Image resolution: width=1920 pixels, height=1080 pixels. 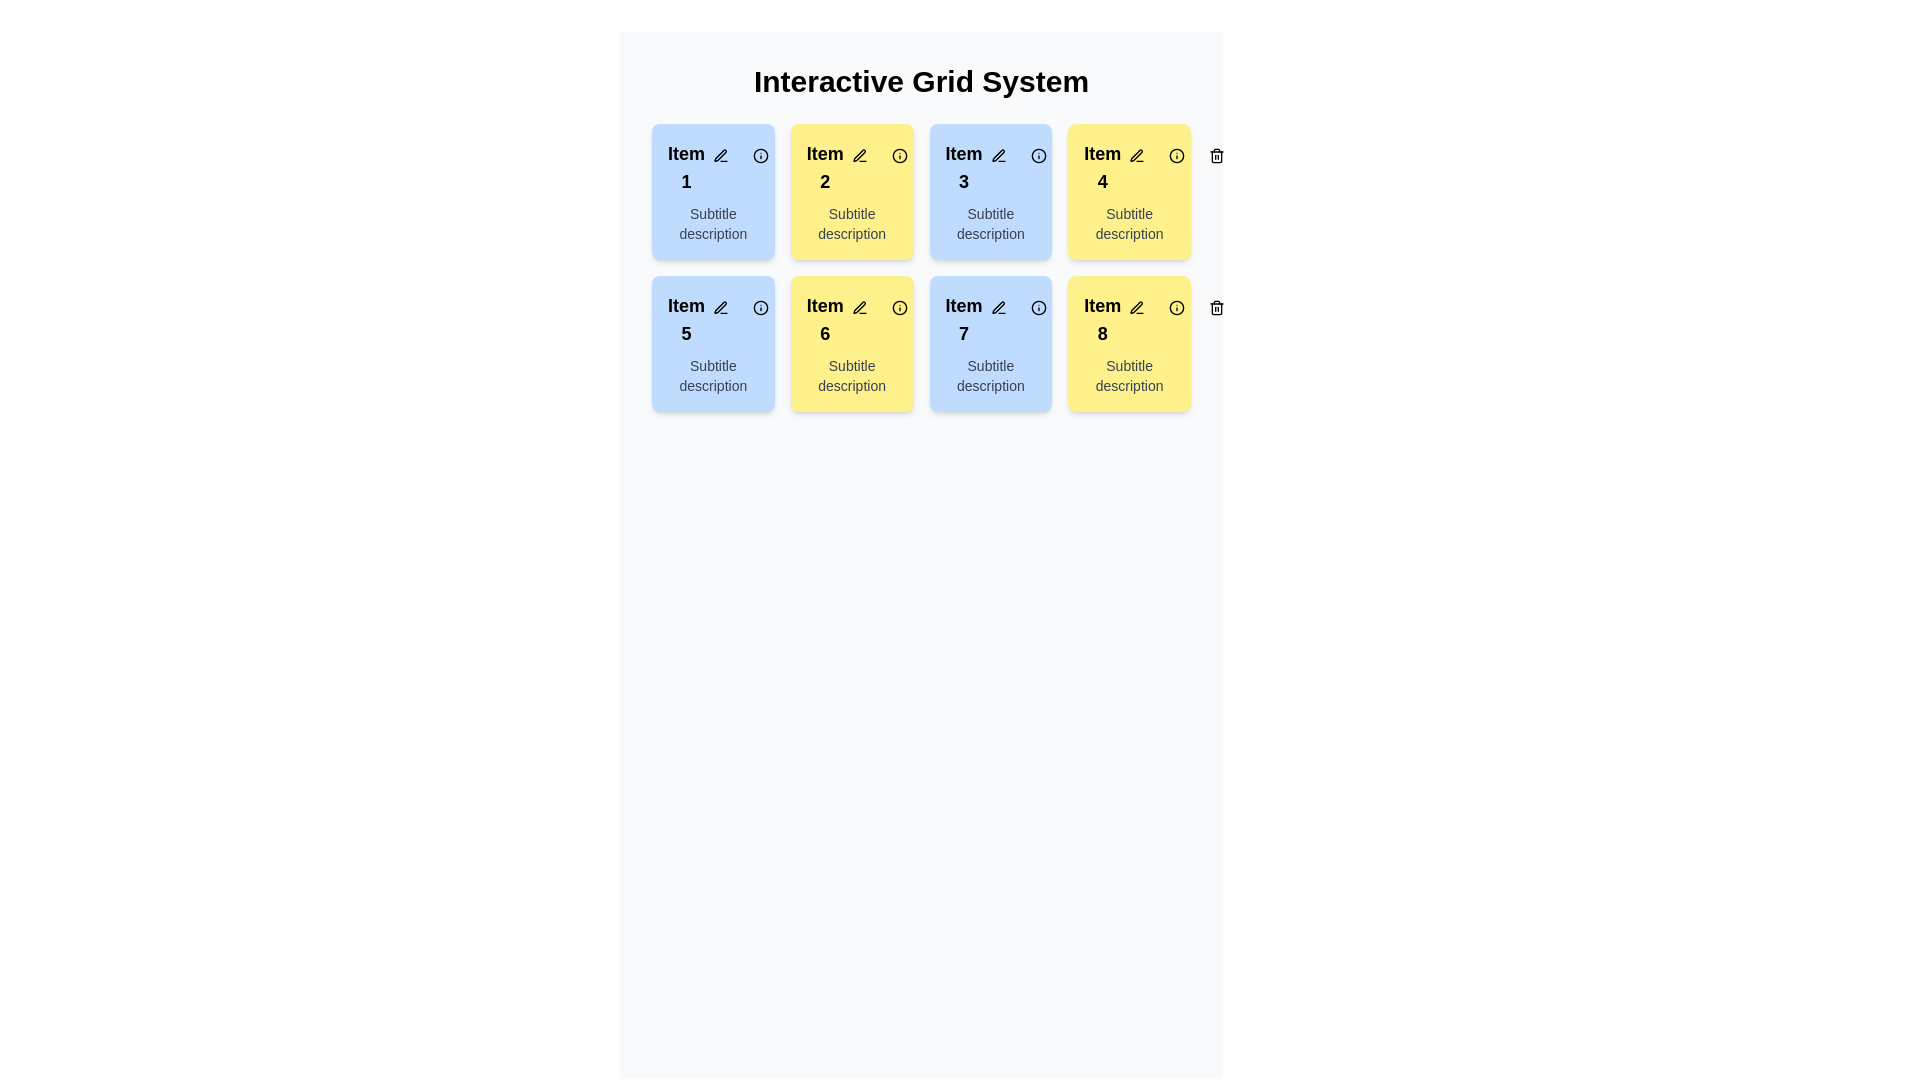 I want to click on the text label indicating 'Item 8', which serves as the title for the eighth card in a 4x2 grid layout, so click(x=1101, y=319).